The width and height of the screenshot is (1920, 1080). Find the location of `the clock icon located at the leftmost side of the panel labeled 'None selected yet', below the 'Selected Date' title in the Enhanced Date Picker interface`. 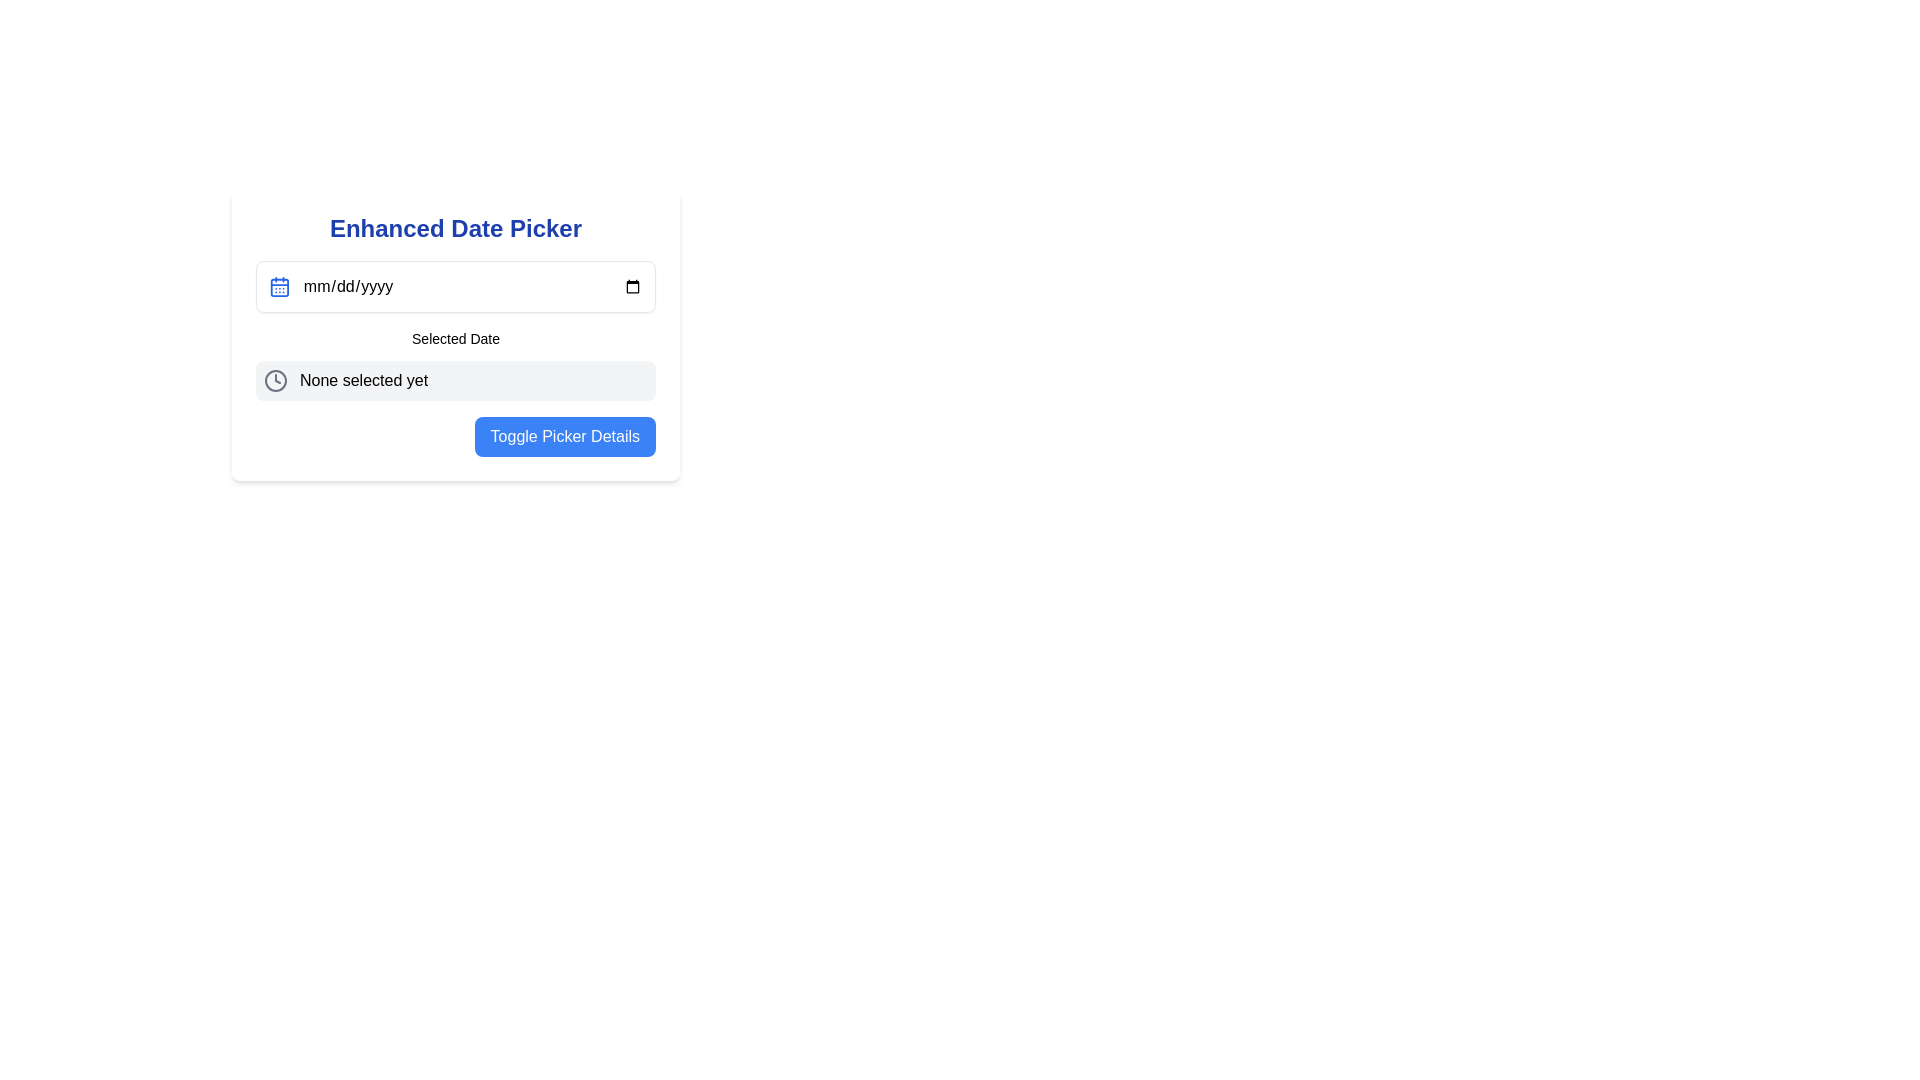

the clock icon located at the leftmost side of the panel labeled 'None selected yet', below the 'Selected Date' title in the Enhanced Date Picker interface is located at coordinates (274, 381).